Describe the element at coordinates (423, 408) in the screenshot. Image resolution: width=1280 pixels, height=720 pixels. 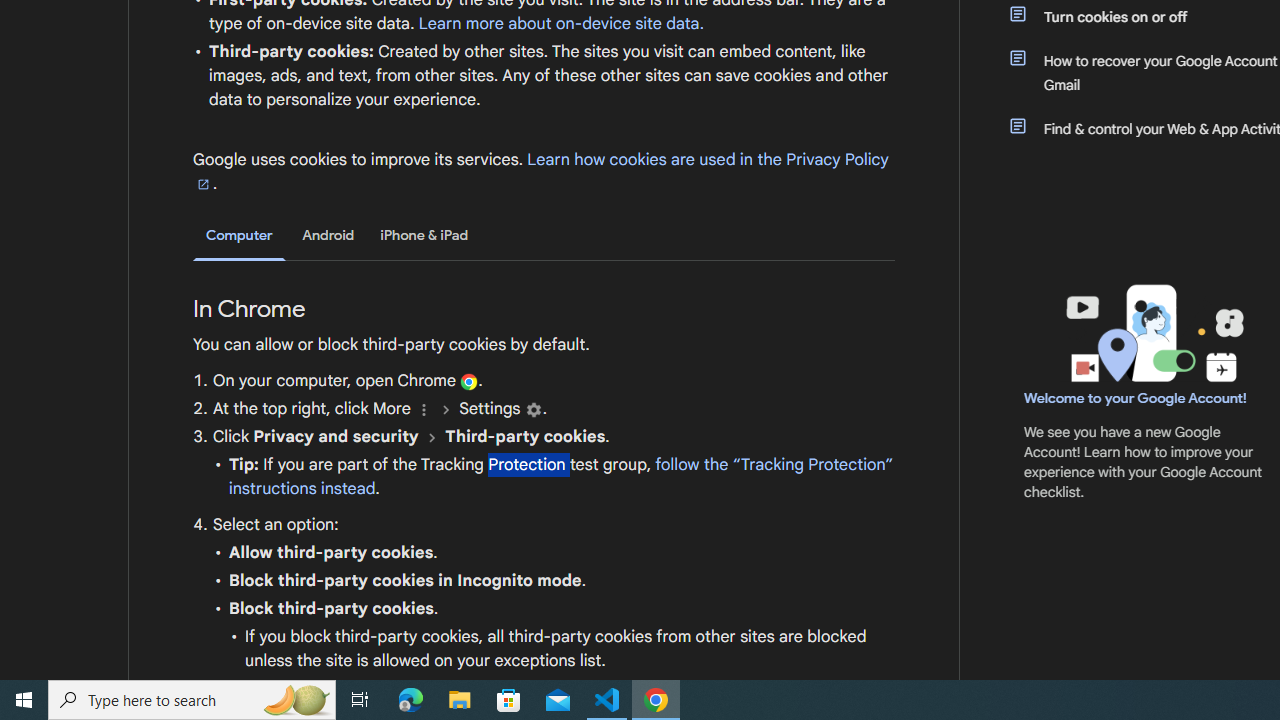
I see `'More'` at that location.